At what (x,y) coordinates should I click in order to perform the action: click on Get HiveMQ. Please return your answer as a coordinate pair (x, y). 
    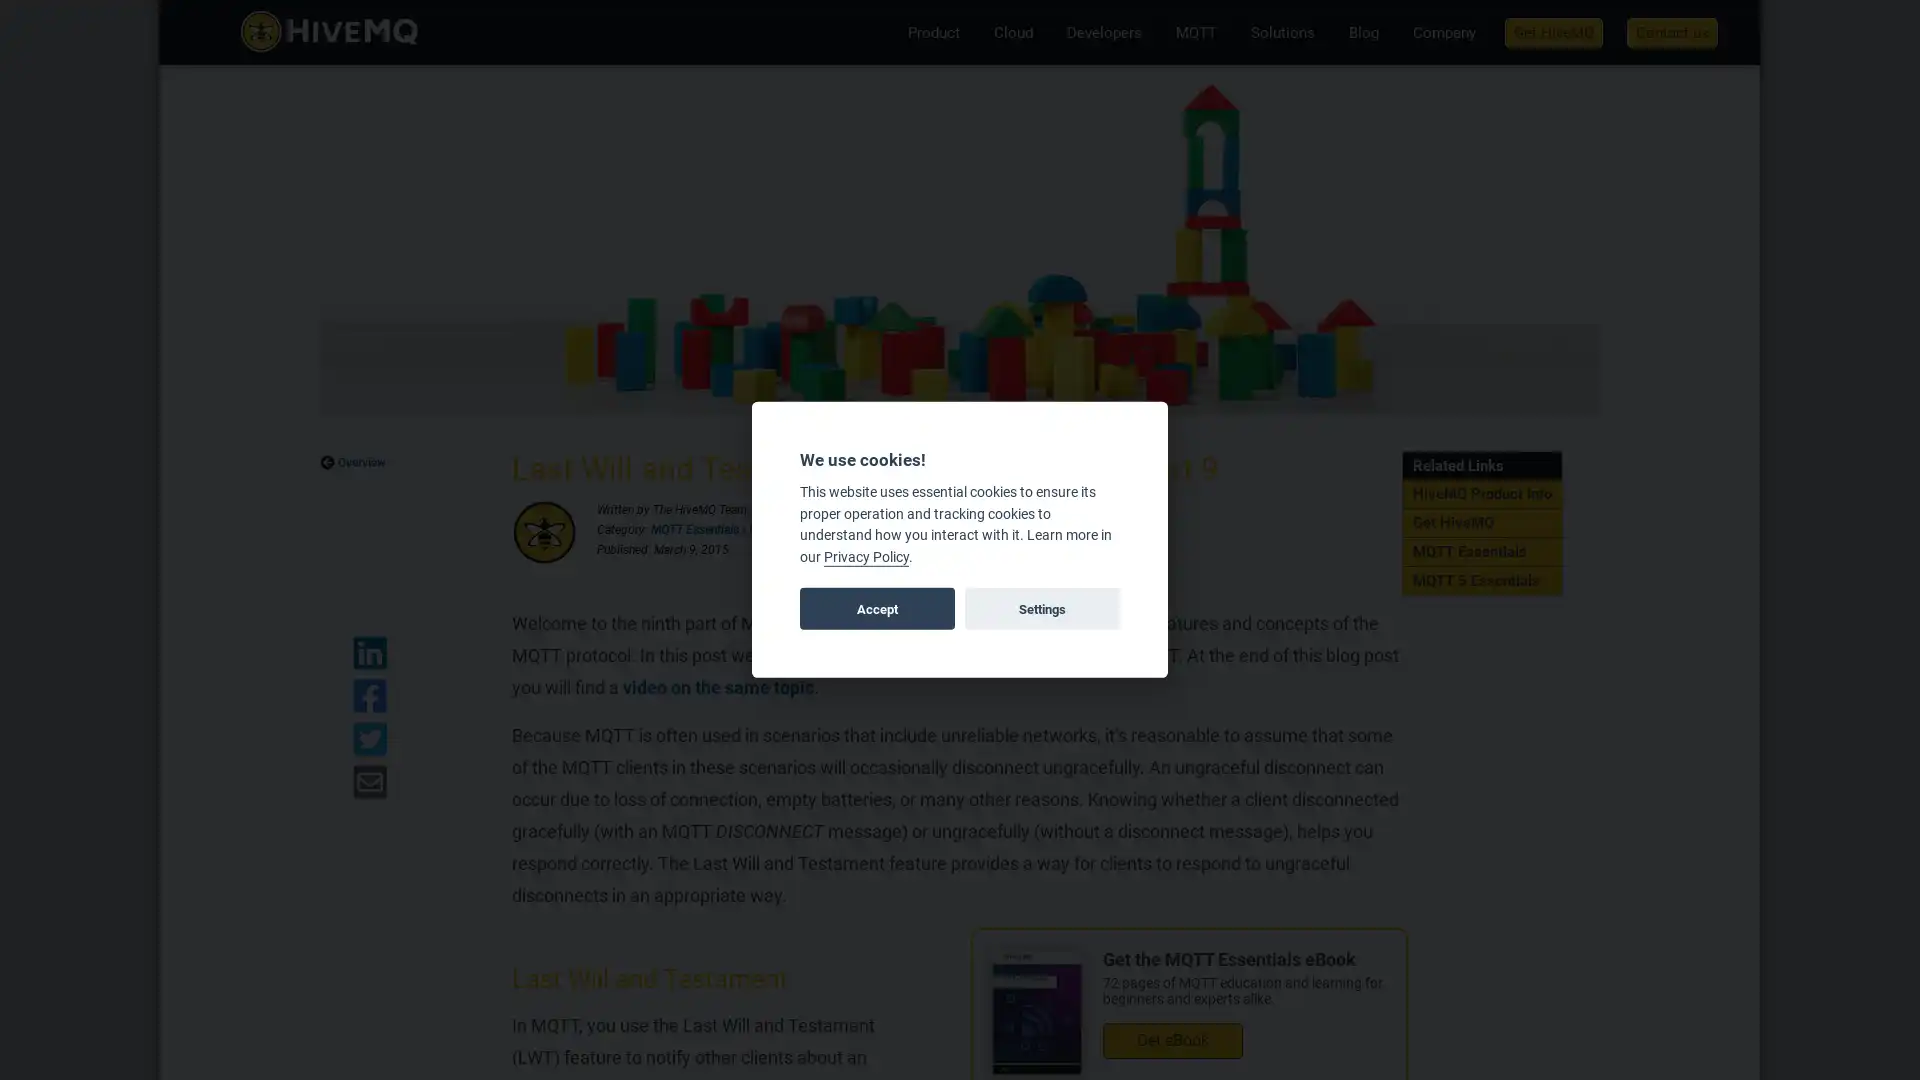
    Looking at the image, I should click on (1553, 31).